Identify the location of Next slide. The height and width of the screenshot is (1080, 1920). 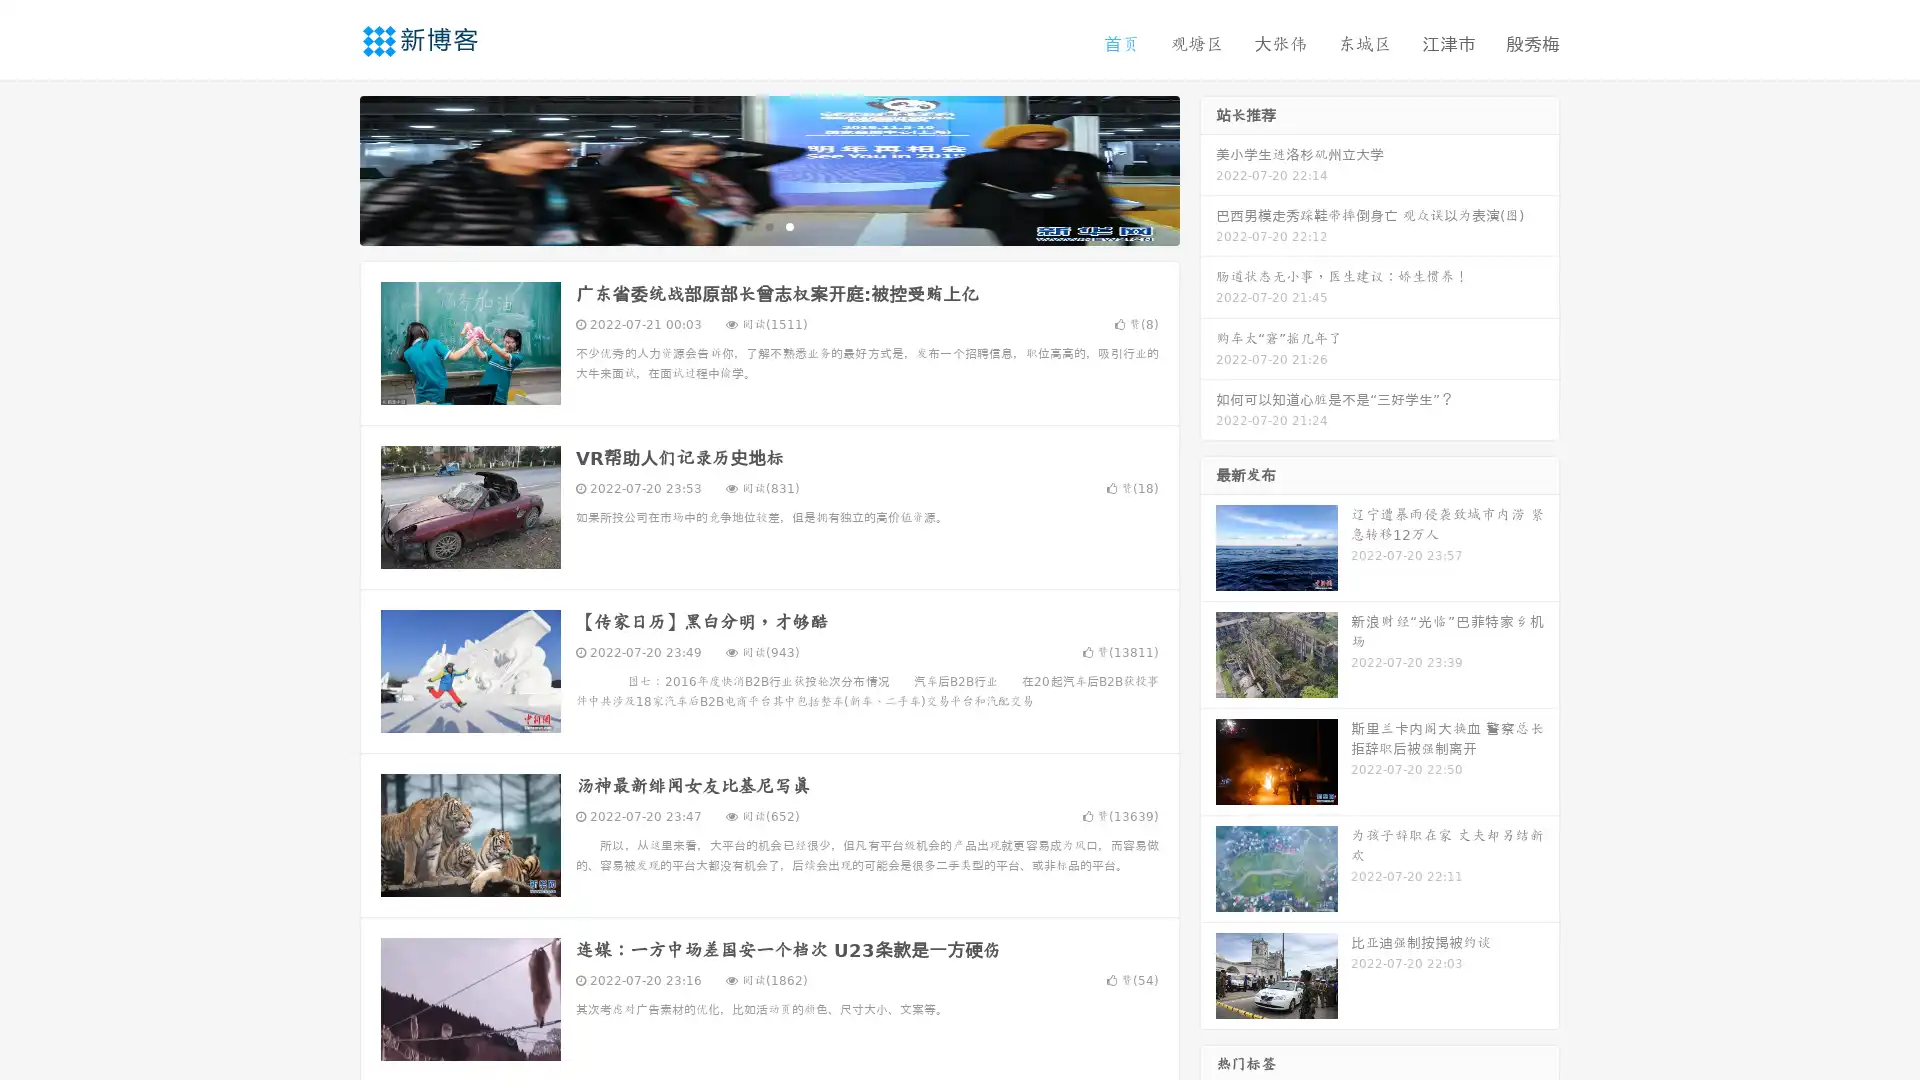
(1208, 168).